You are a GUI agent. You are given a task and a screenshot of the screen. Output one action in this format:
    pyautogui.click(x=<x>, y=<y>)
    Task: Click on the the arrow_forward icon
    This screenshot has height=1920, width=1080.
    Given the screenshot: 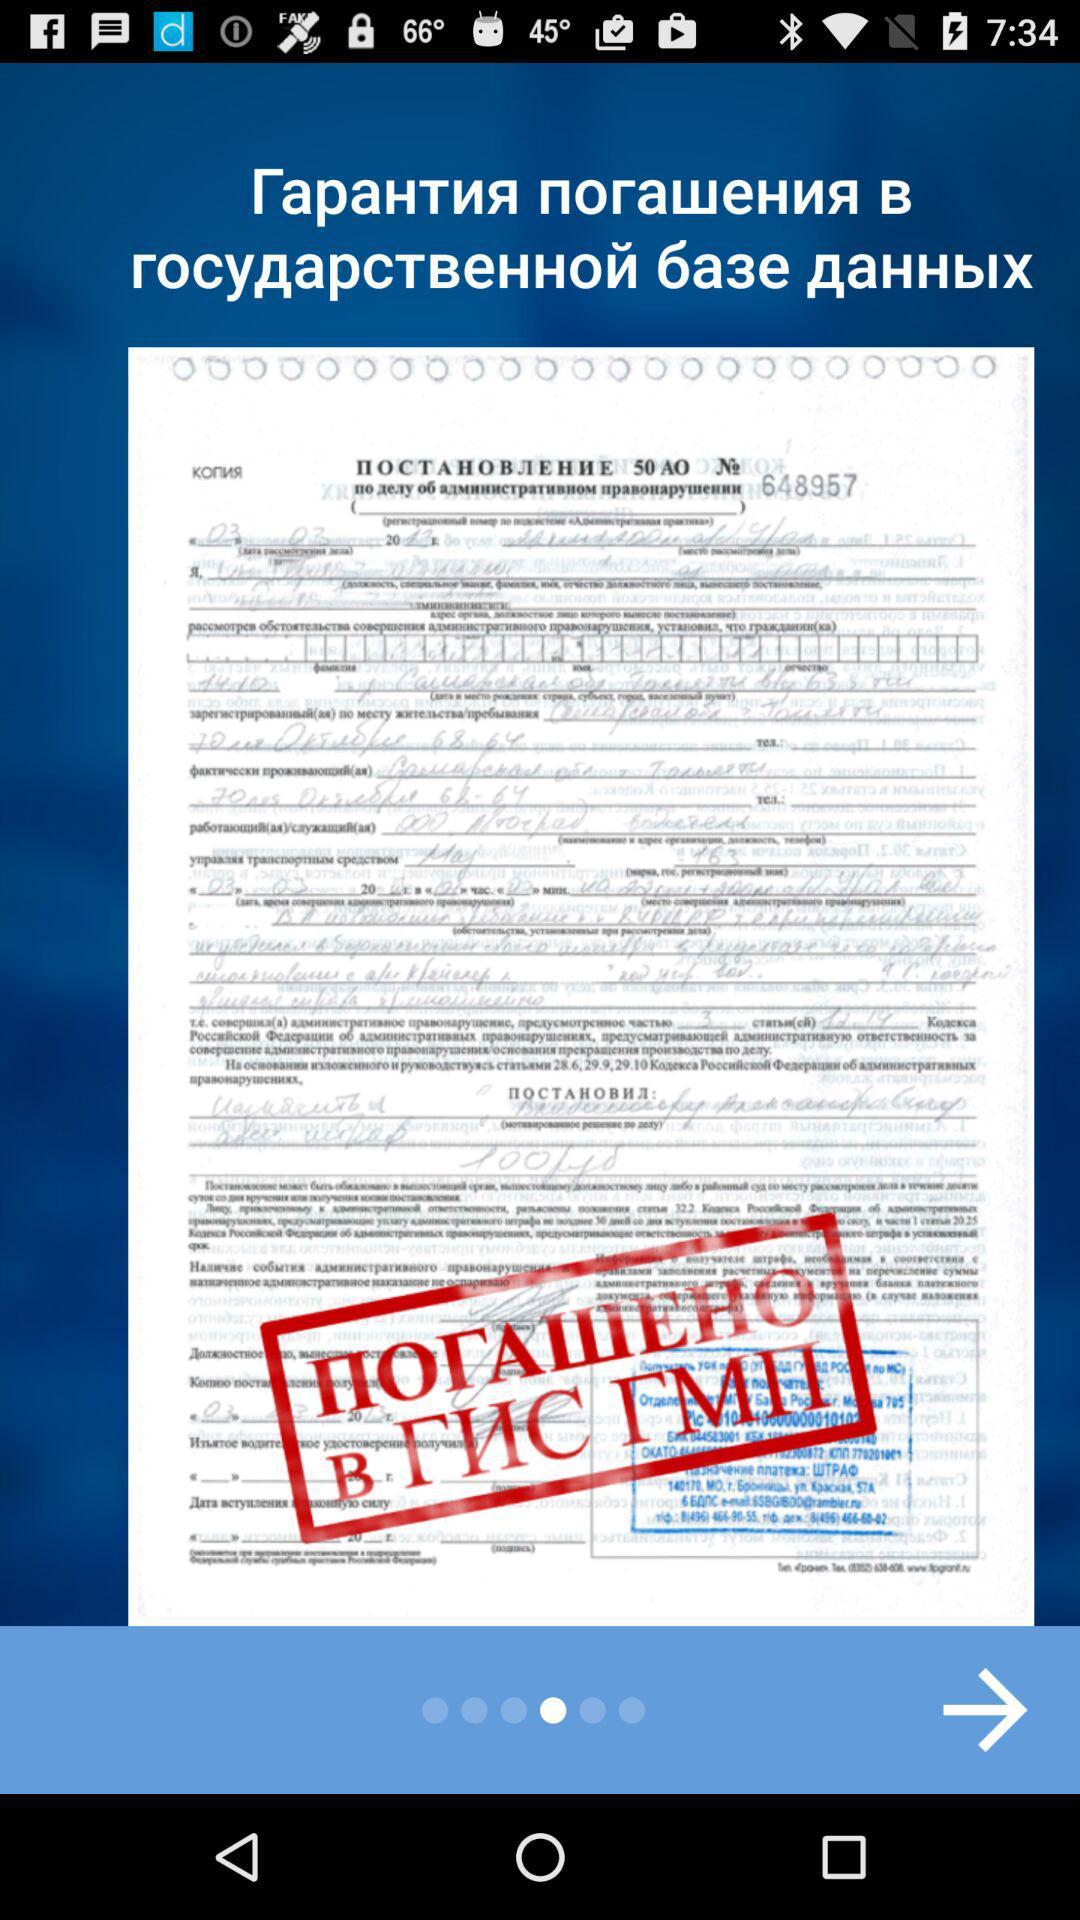 What is the action you would take?
    pyautogui.click(x=963, y=1830)
    